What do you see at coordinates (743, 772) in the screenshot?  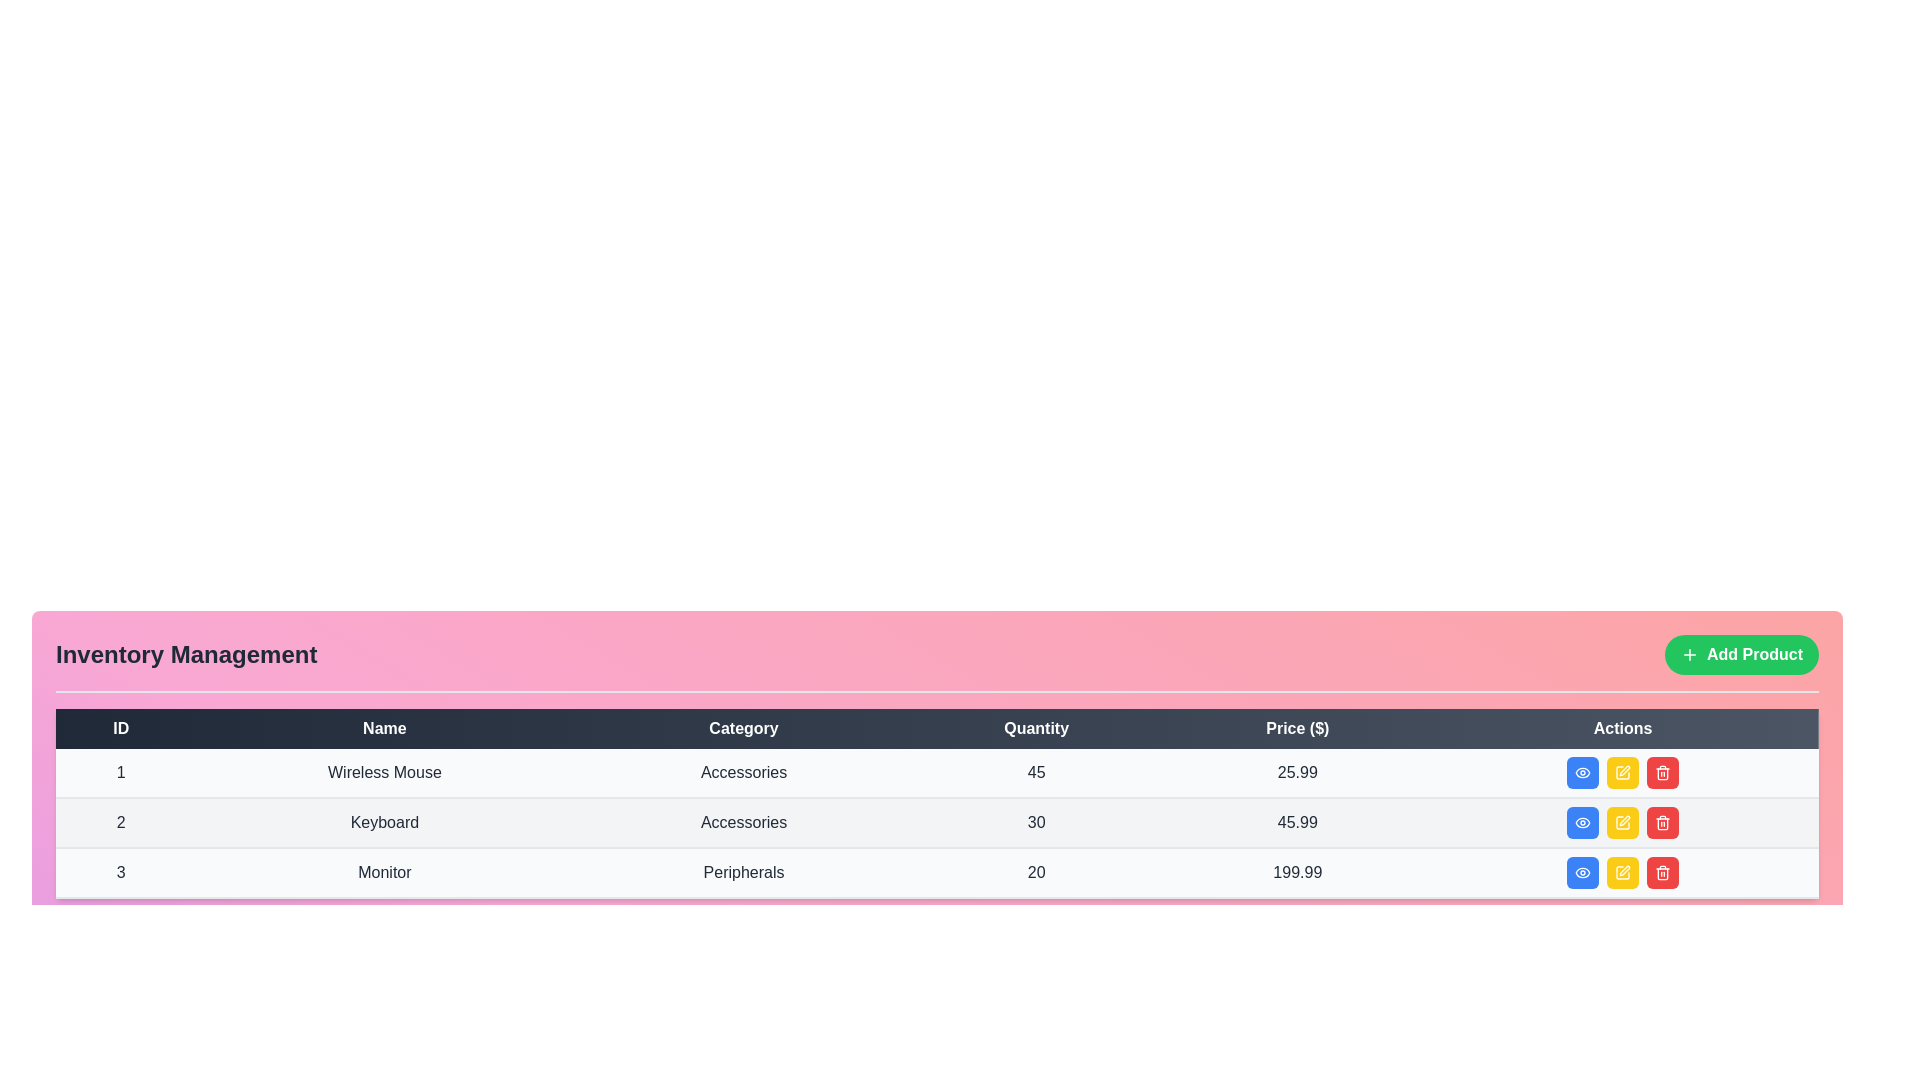 I see `the static text element displaying 'Accessories' in the first row and third column of the inventory table` at bounding box center [743, 772].